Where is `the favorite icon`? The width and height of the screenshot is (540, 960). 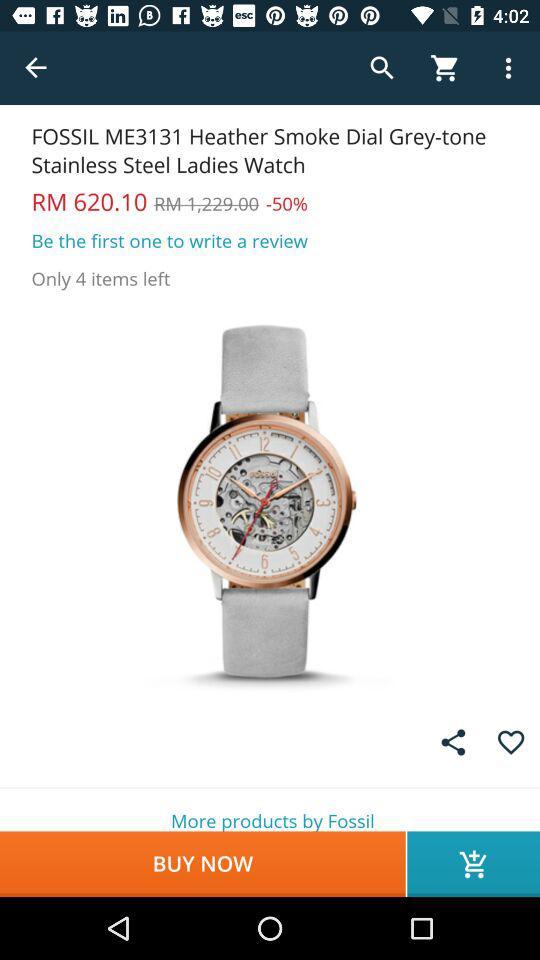 the favorite icon is located at coordinates (511, 741).